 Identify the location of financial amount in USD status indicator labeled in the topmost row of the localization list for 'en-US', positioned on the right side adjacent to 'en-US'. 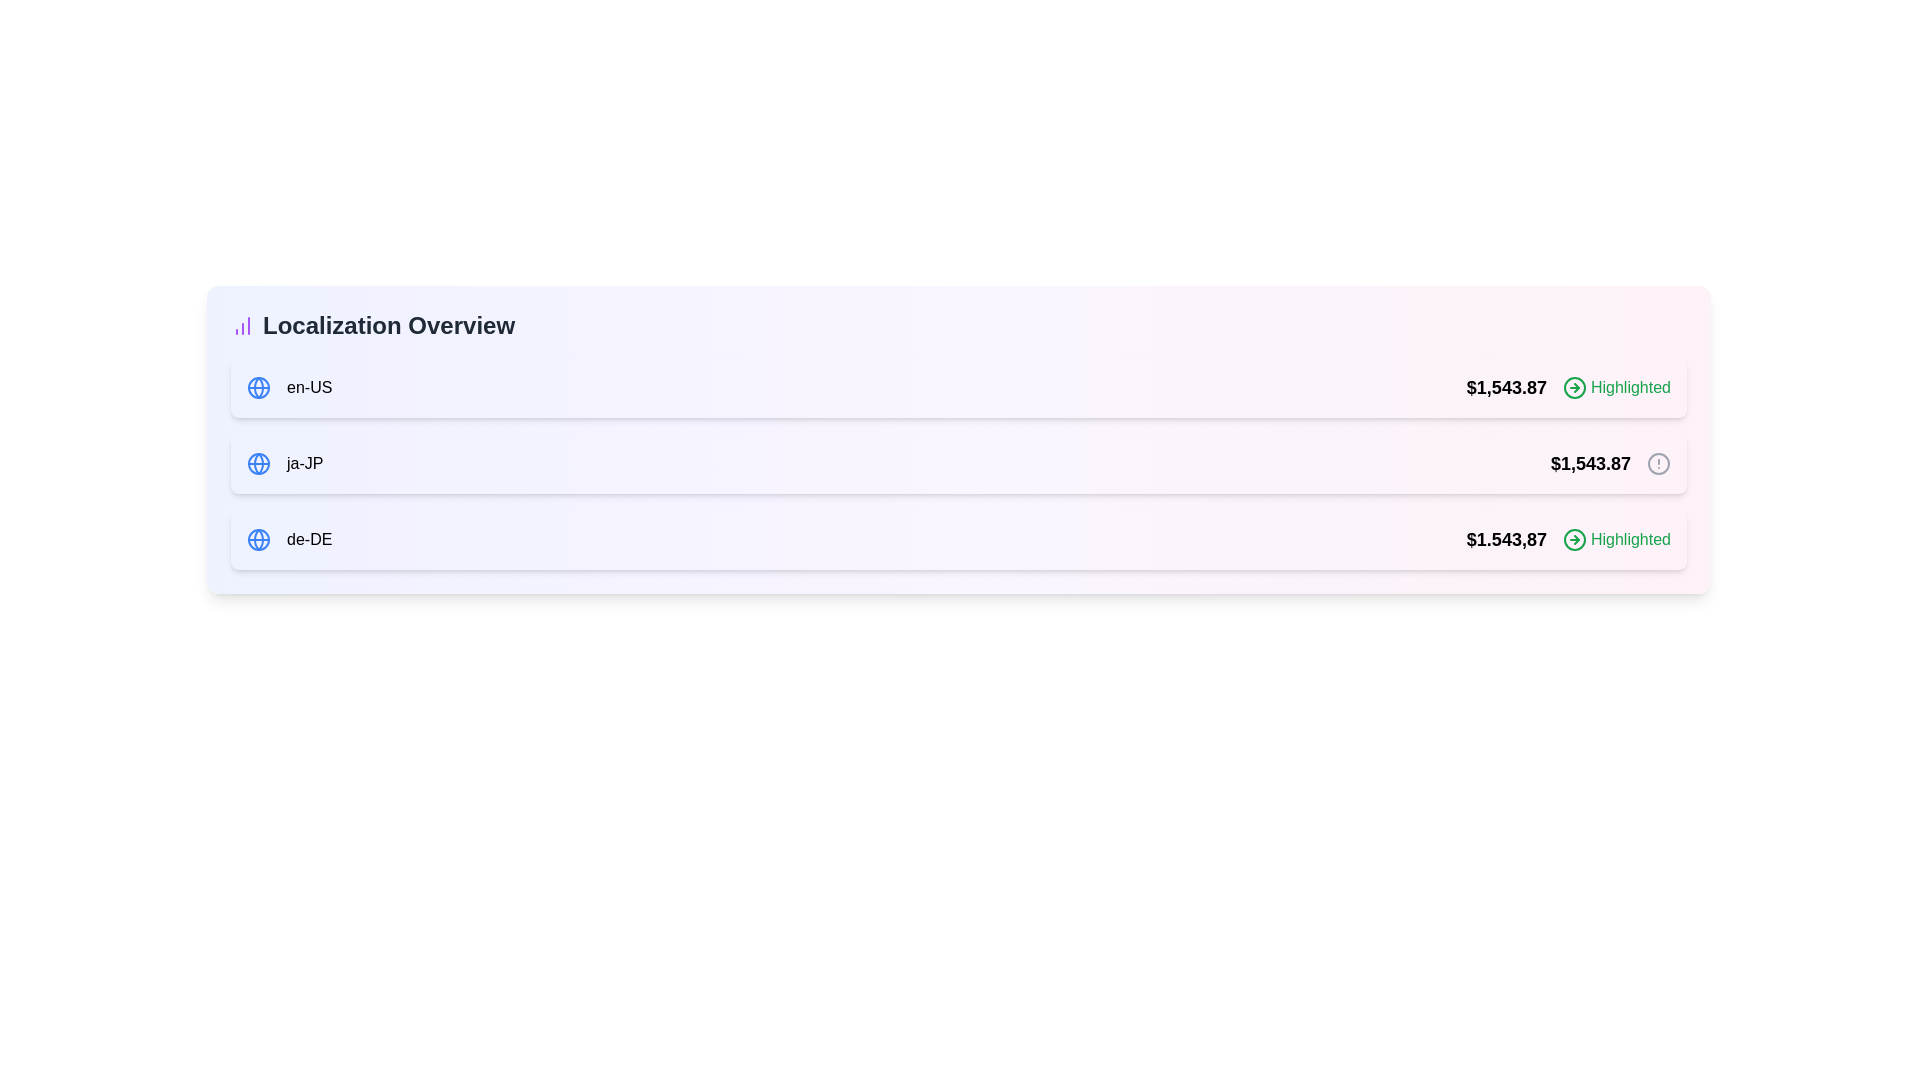
(1567, 388).